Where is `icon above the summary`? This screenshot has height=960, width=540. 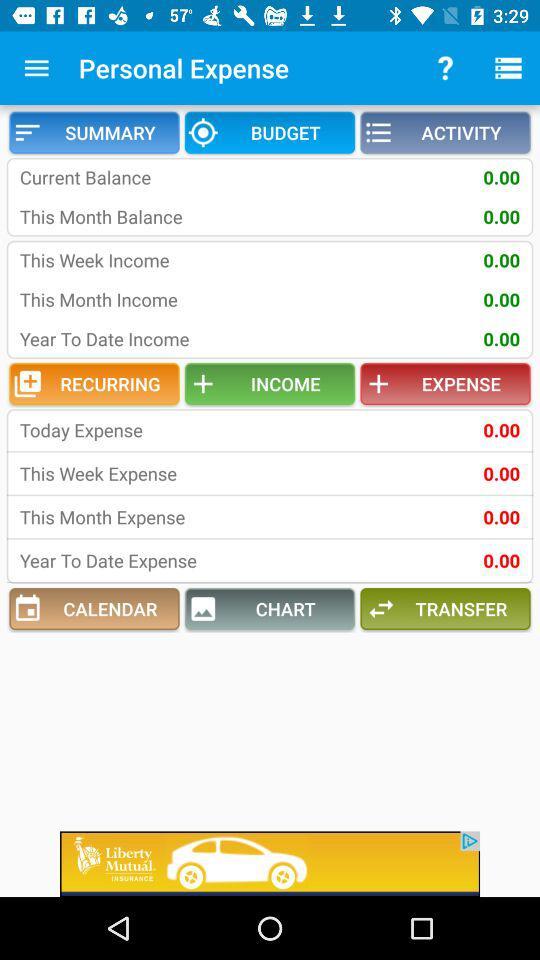
icon above the summary is located at coordinates (36, 68).